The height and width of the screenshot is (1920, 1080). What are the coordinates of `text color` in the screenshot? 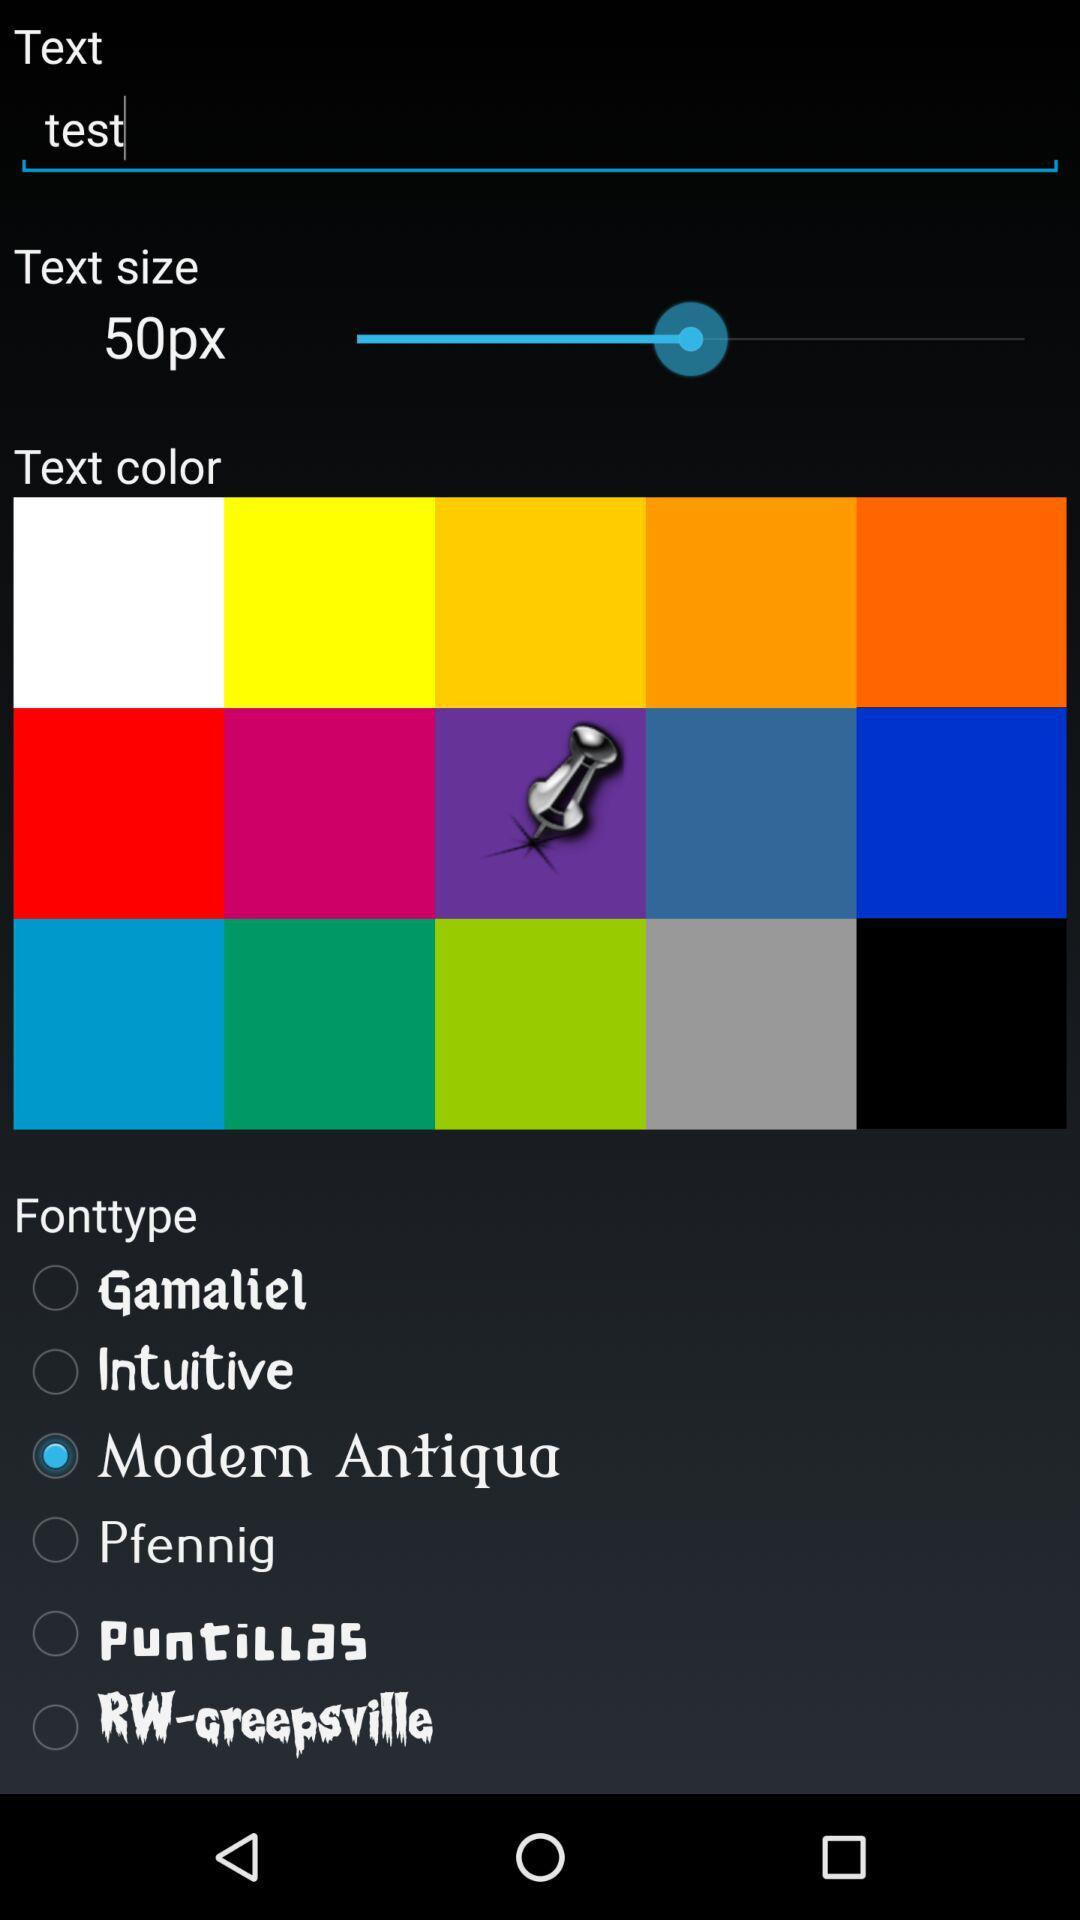 It's located at (960, 812).